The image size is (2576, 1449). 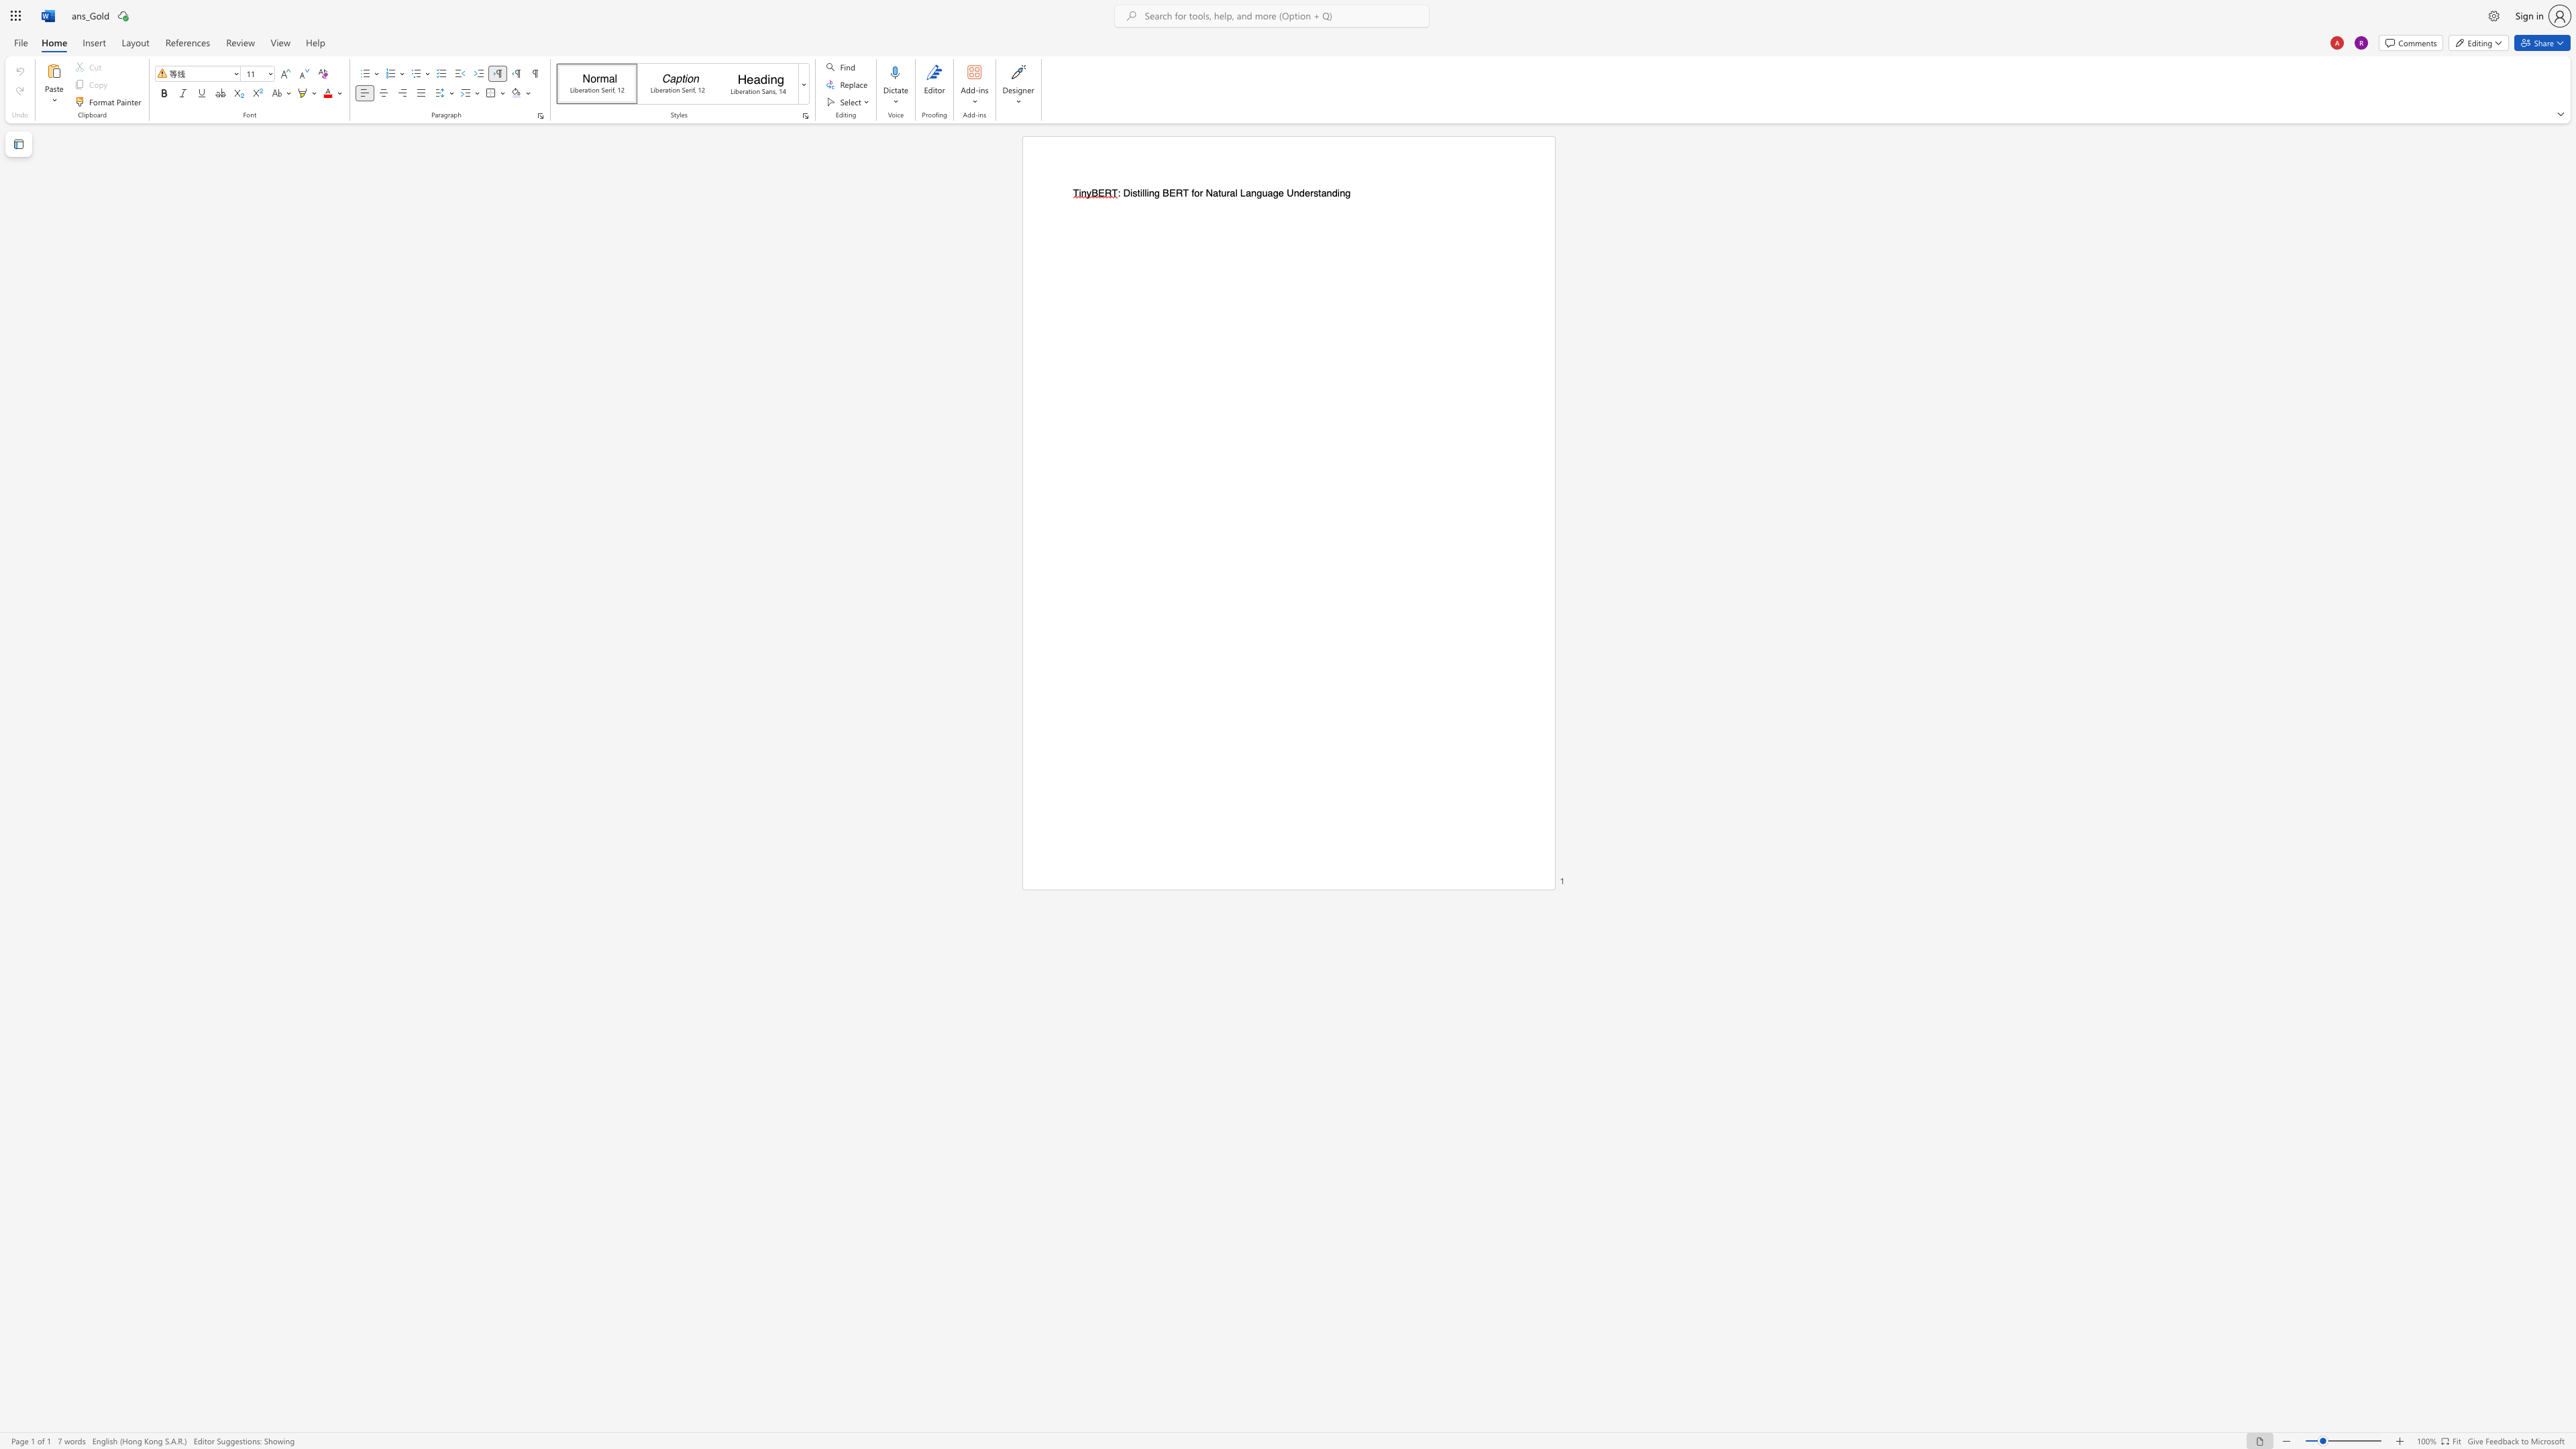 What do you see at coordinates (1138, 192) in the screenshot?
I see `the subset text "illing BERT for Natural Language Unders" within the text ": Distilling BERT for Natural Language Understanding"` at bounding box center [1138, 192].